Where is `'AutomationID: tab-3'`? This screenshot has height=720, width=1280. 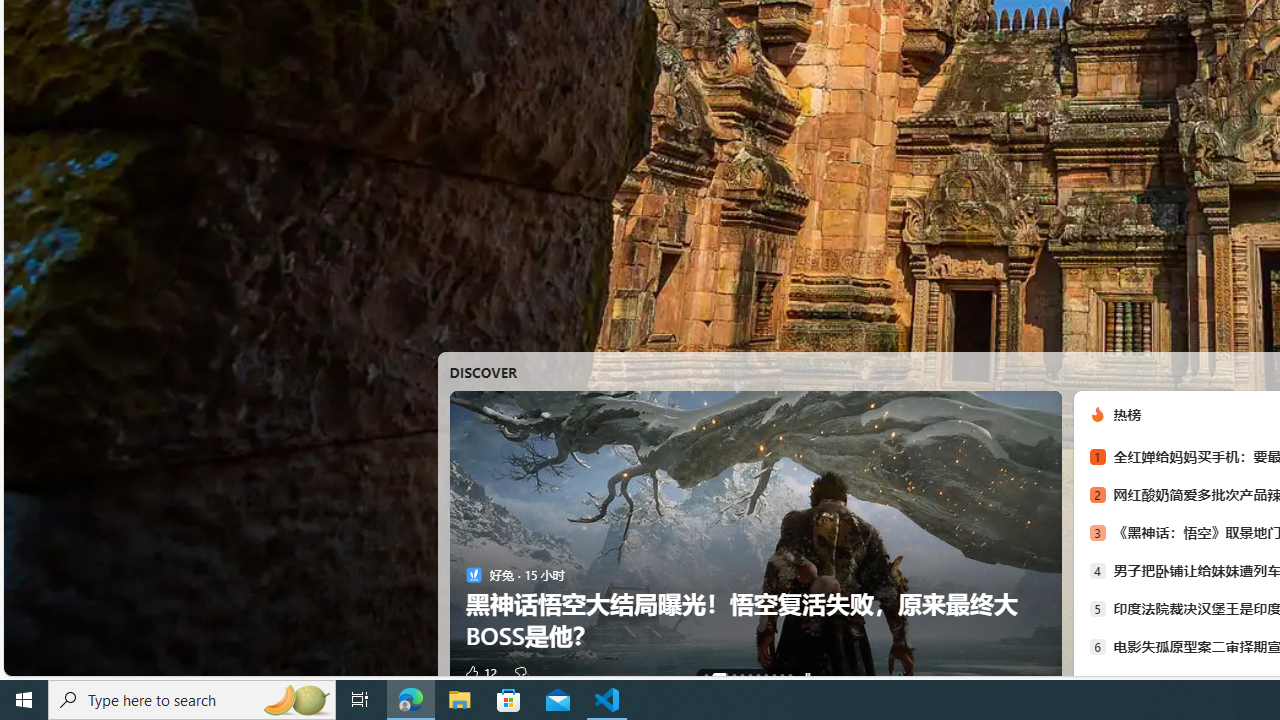 'AutomationID: tab-3' is located at coordinates (741, 675).